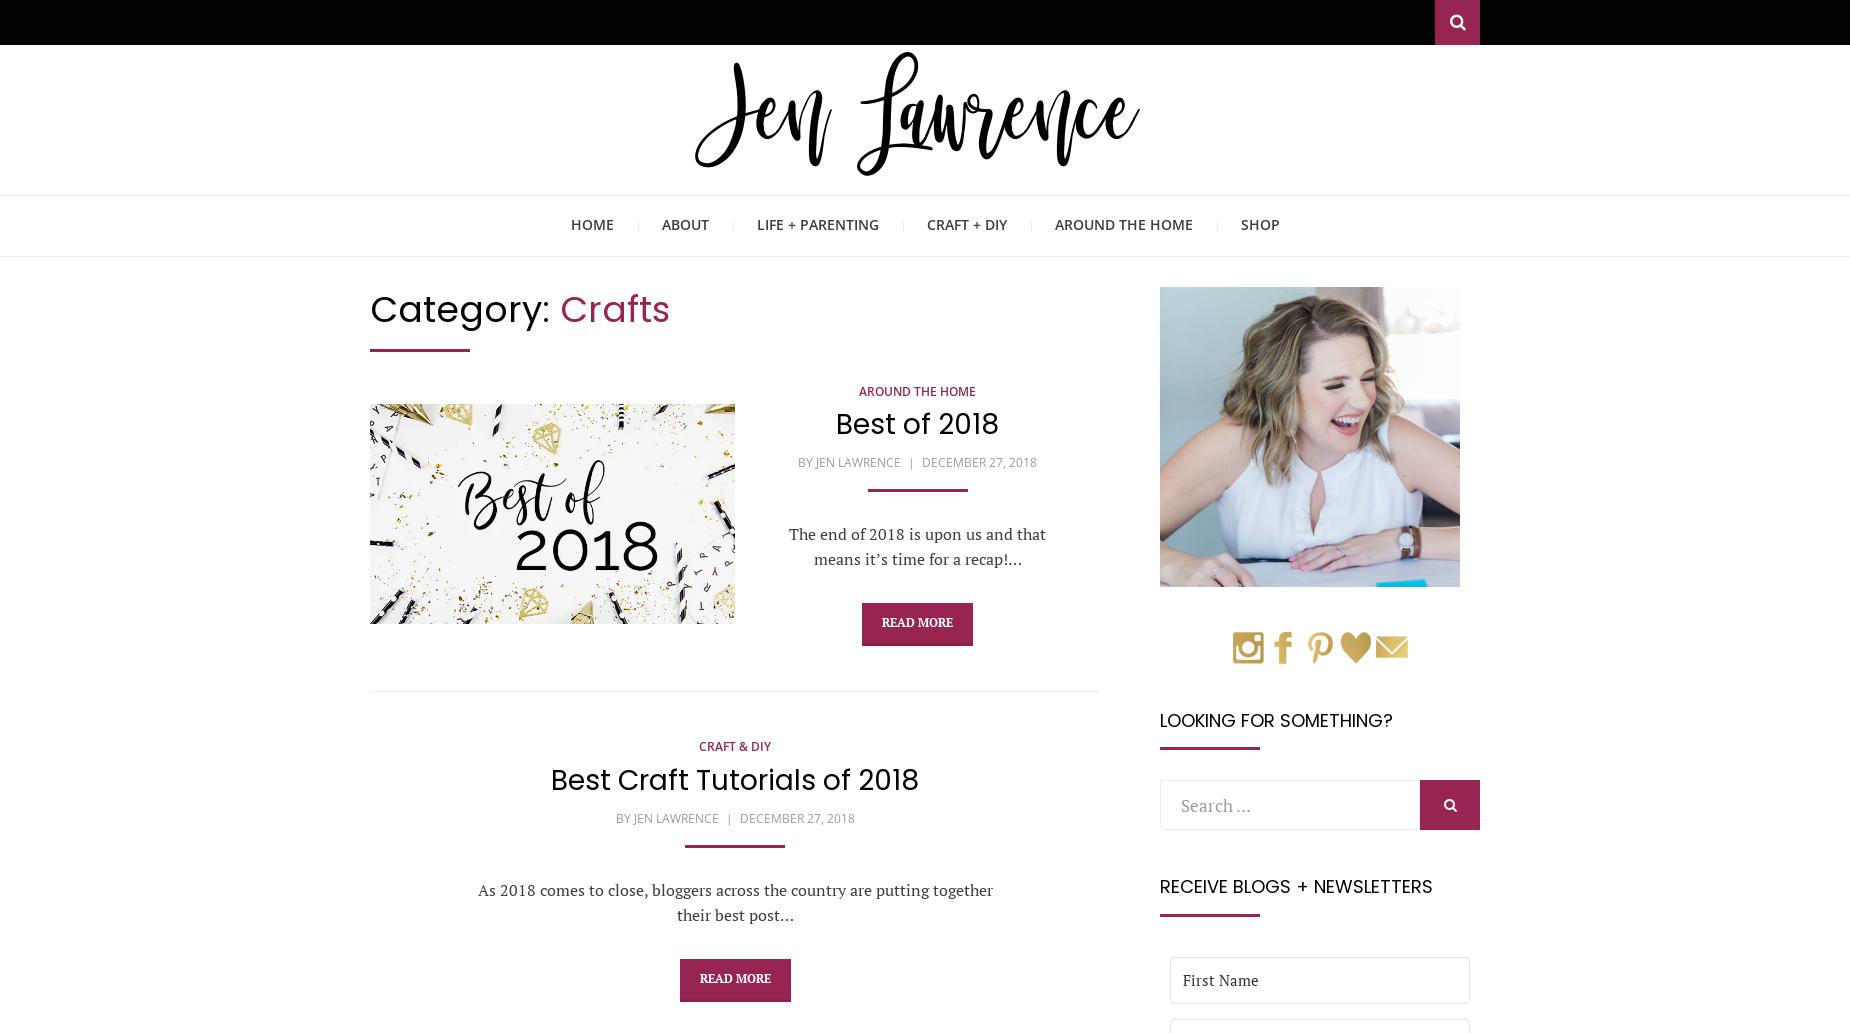  I want to click on 'Receive Blogs + Newsletters', so click(1295, 885).